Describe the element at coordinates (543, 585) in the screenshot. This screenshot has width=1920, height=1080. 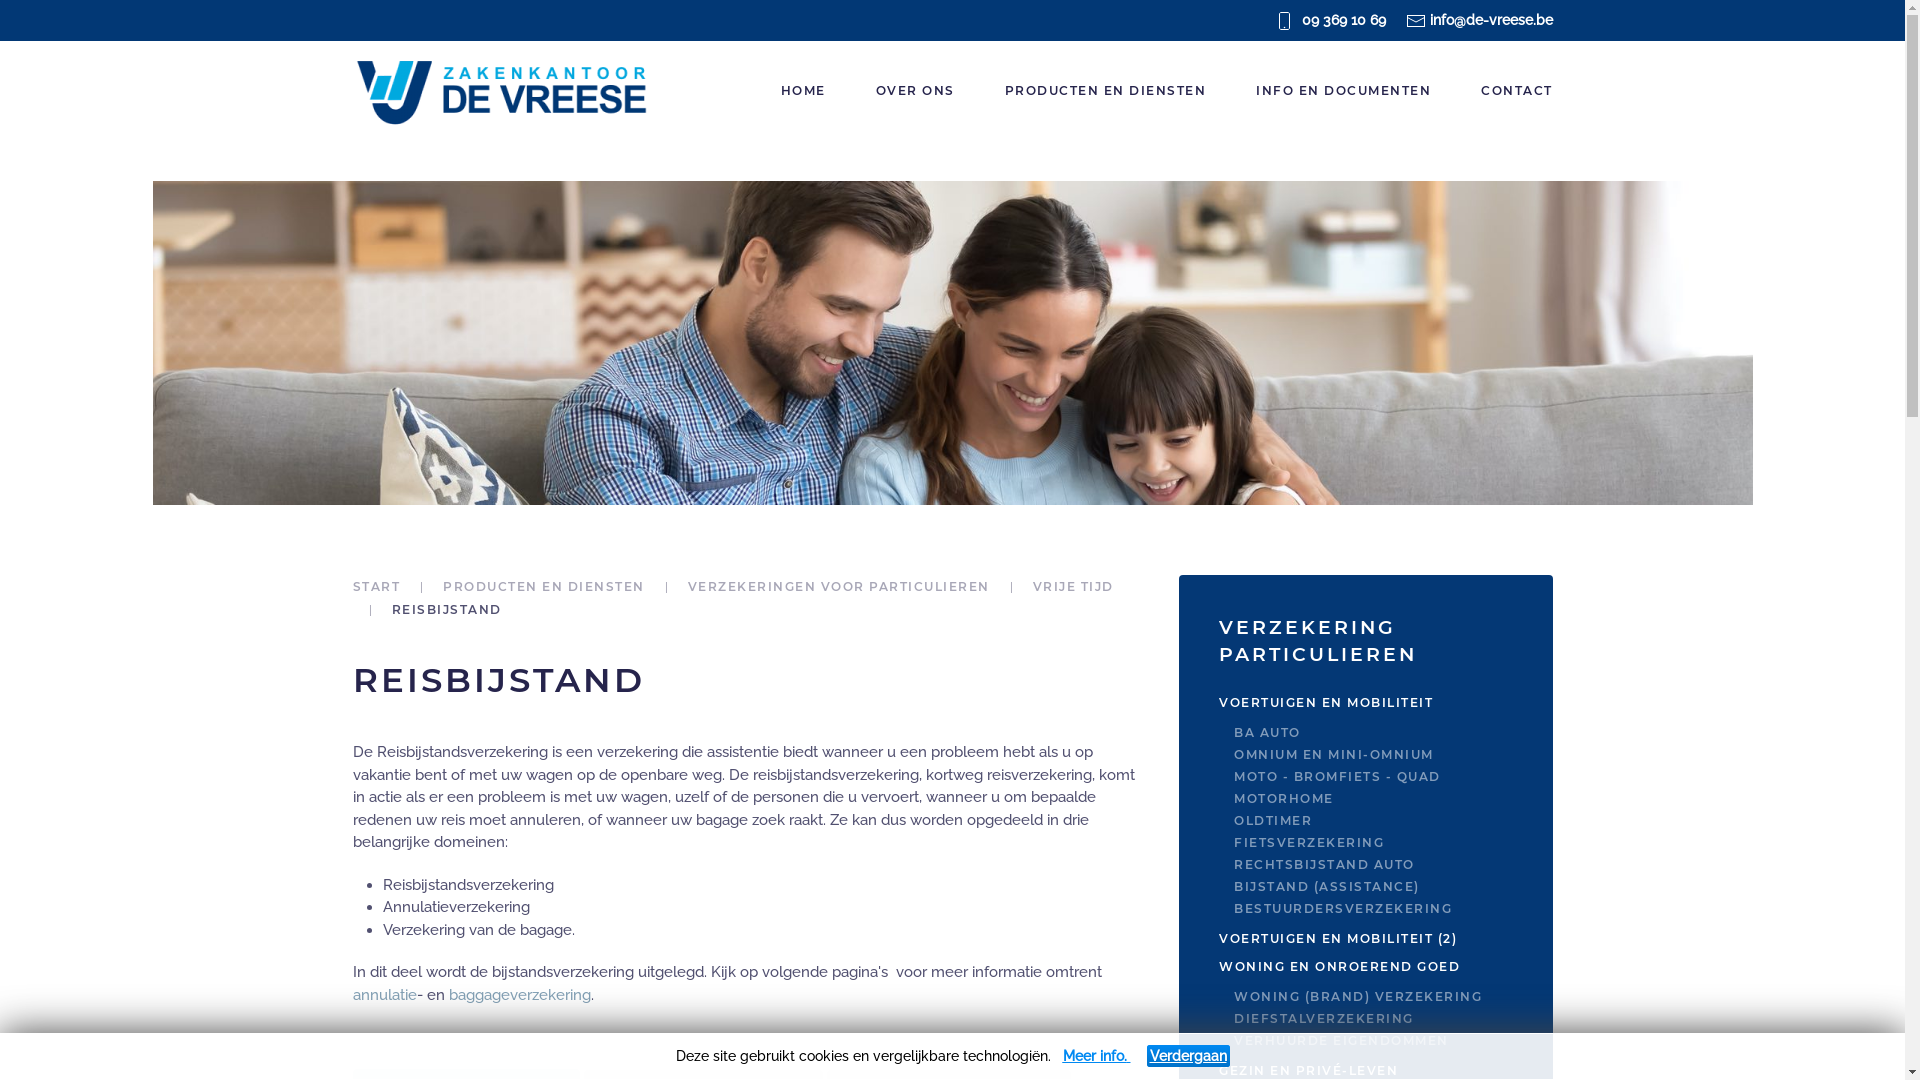
I see `'PRODUCTEN EN DIENSTEN'` at that location.